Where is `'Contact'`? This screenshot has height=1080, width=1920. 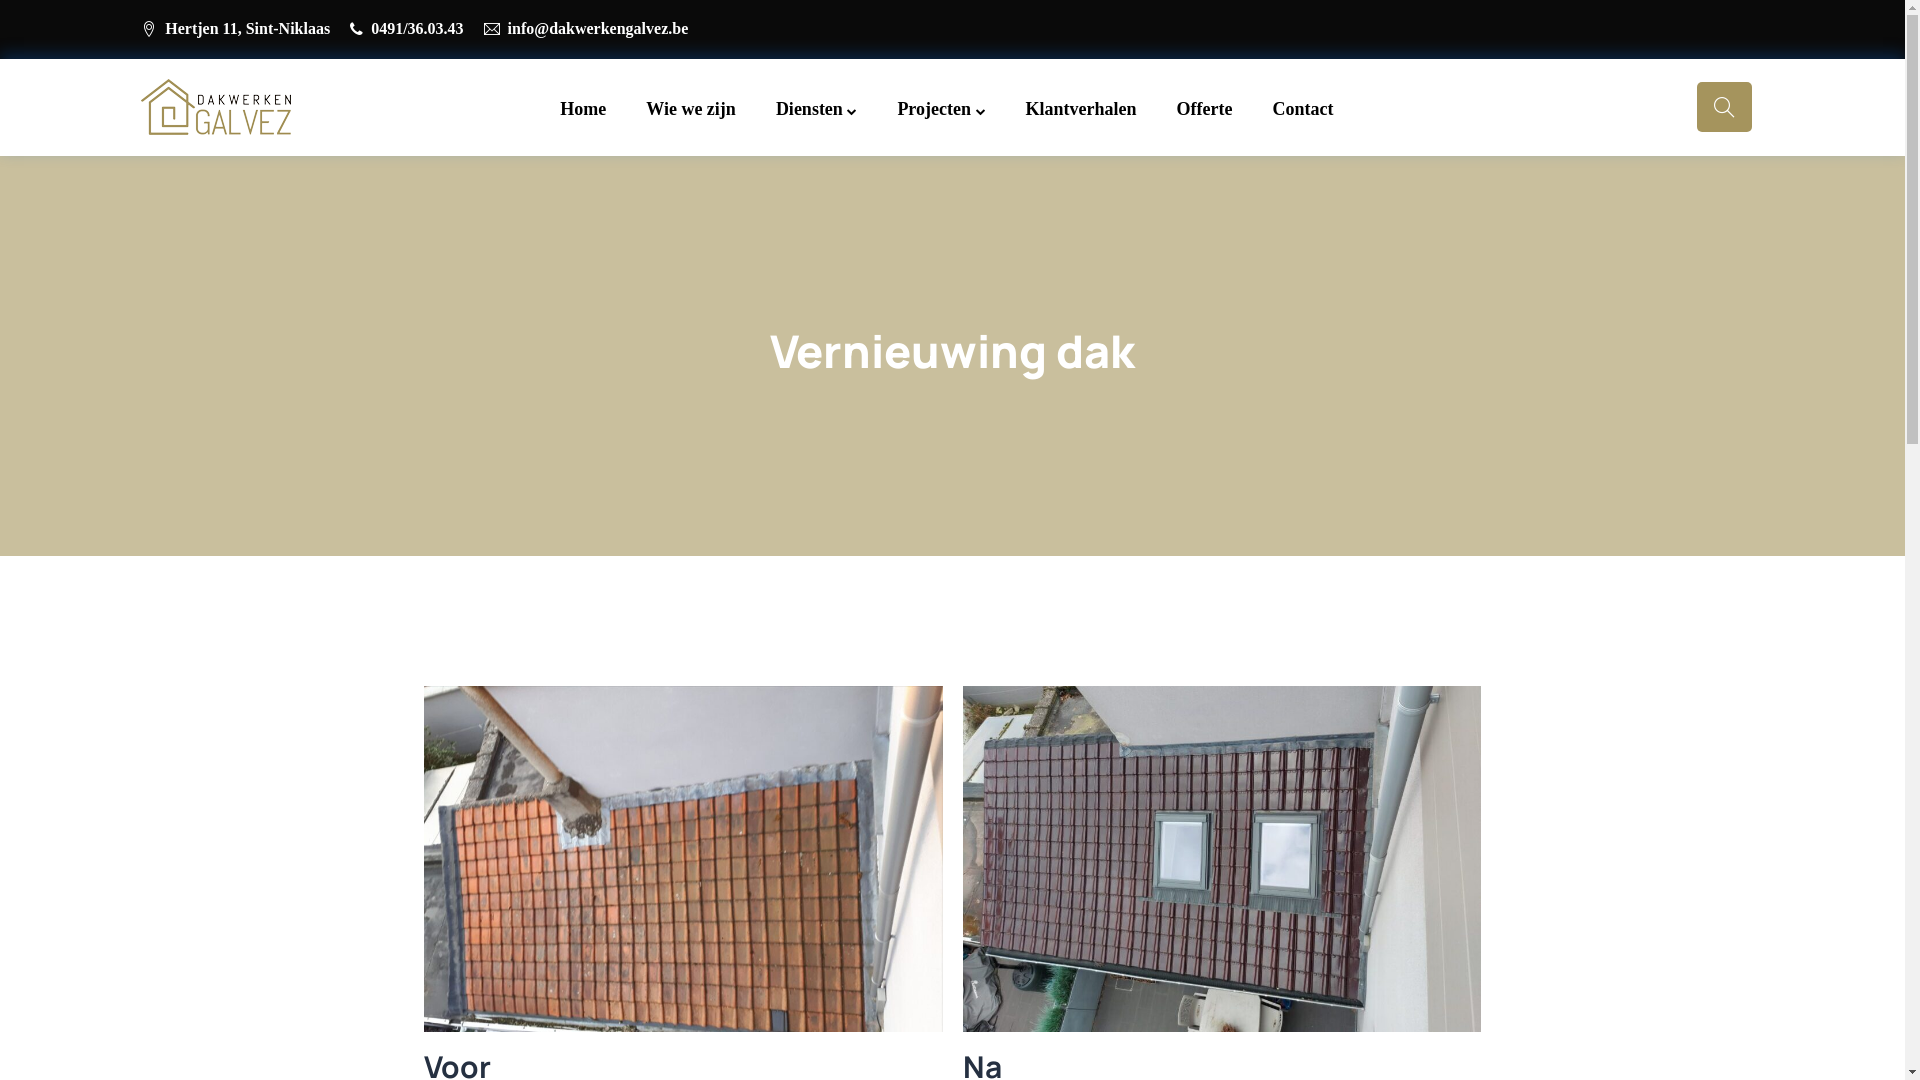
'Contact' is located at coordinates (1302, 109).